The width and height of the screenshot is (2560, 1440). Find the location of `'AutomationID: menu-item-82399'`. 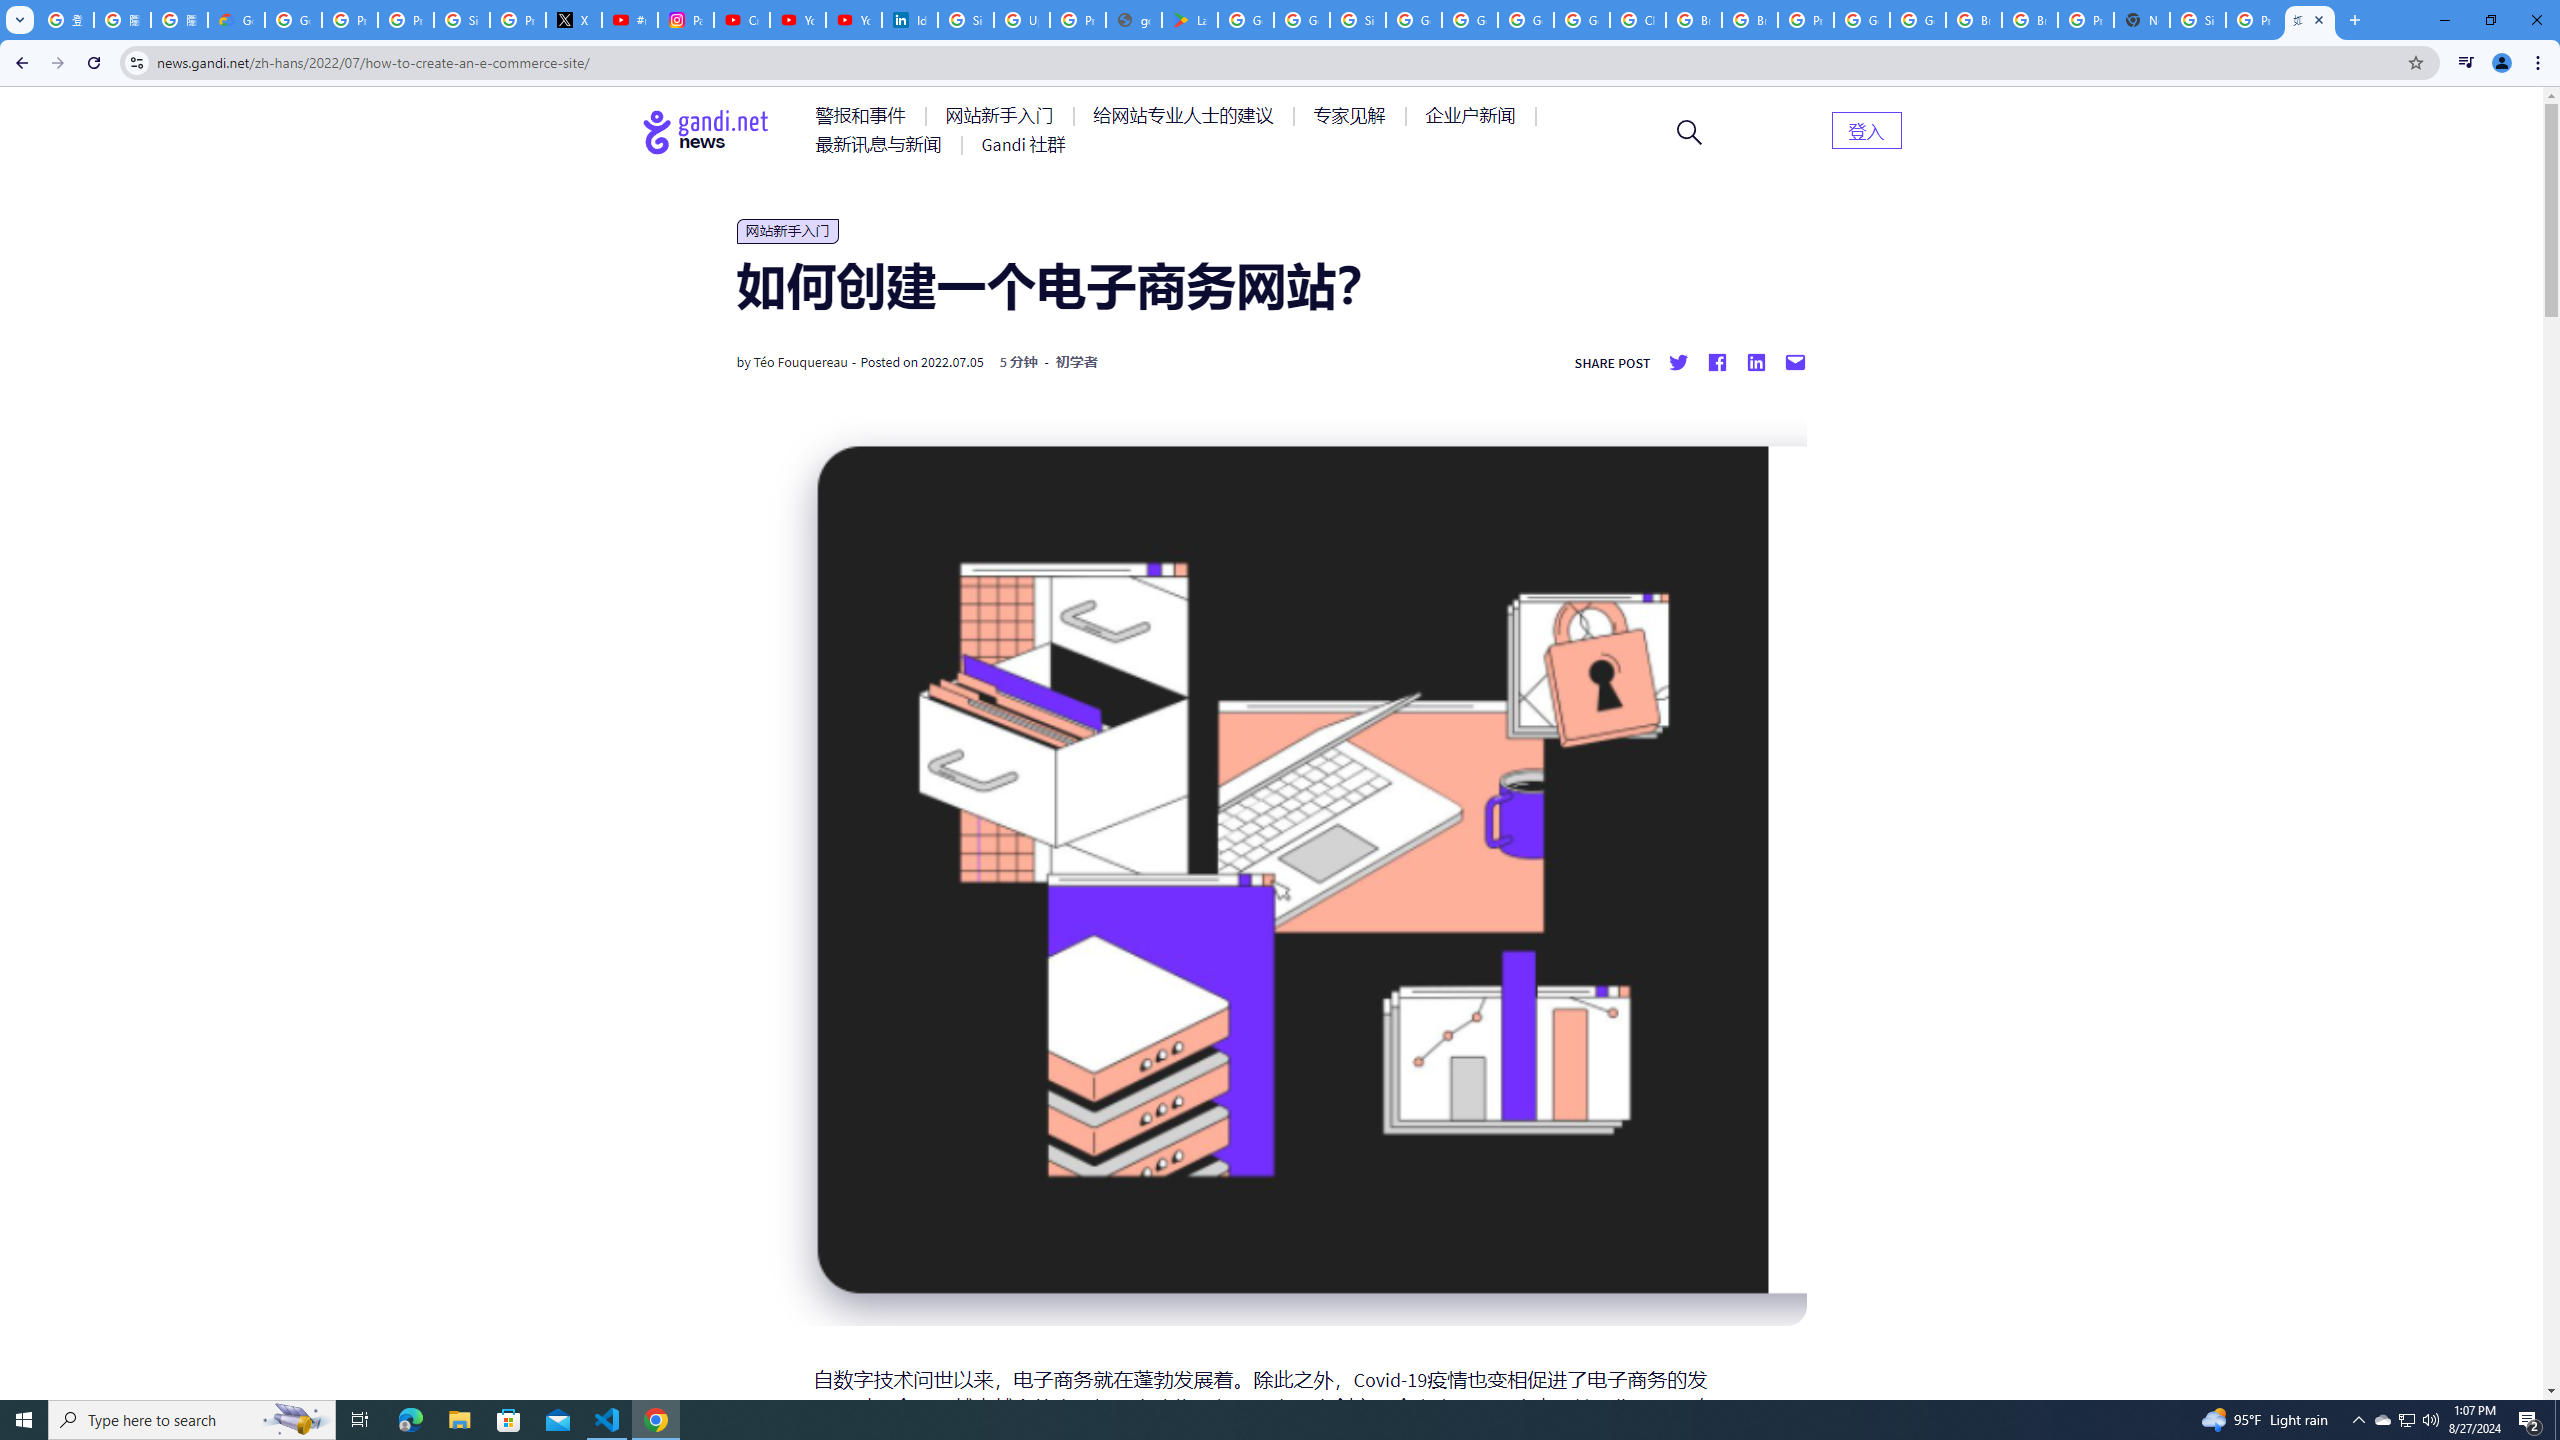

'AutomationID: menu-item-82399' is located at coordinates (1866, 129).